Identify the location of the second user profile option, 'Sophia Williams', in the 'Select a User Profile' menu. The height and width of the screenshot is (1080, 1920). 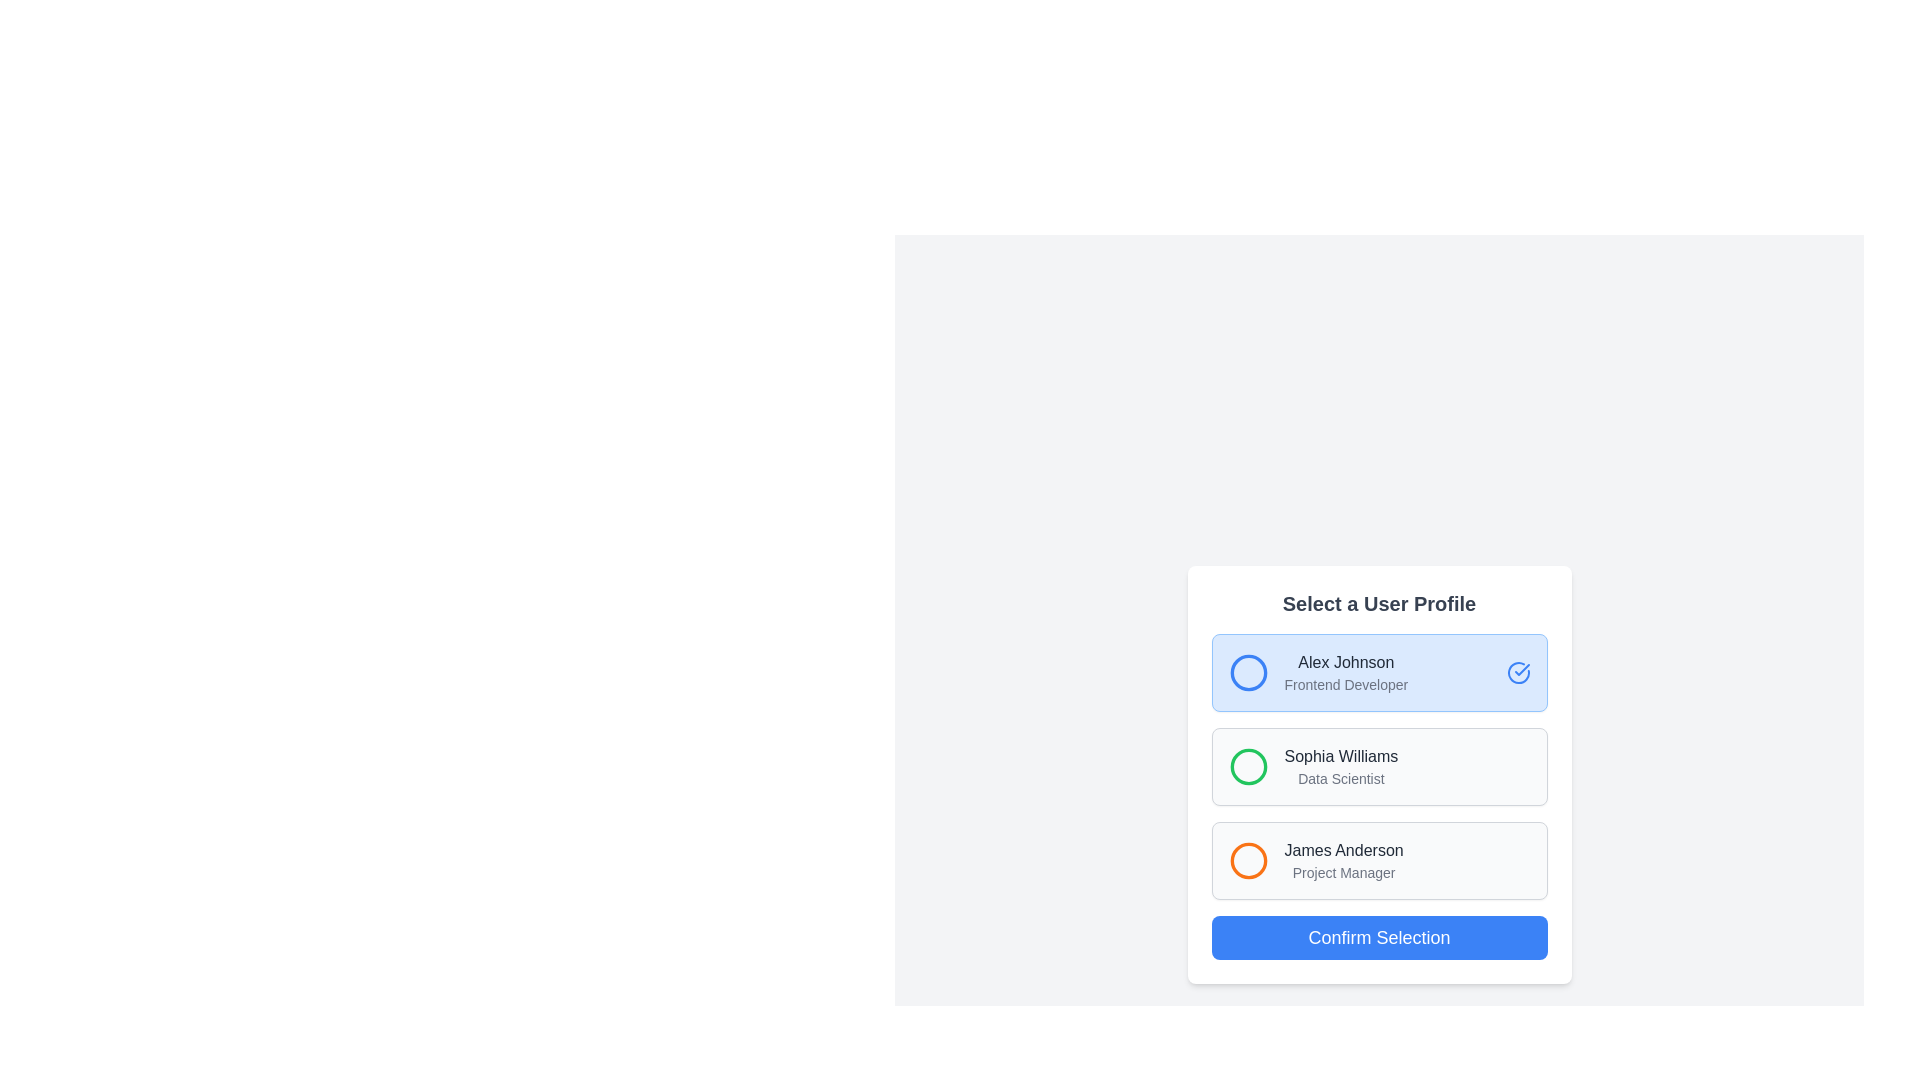
(1378, 766).